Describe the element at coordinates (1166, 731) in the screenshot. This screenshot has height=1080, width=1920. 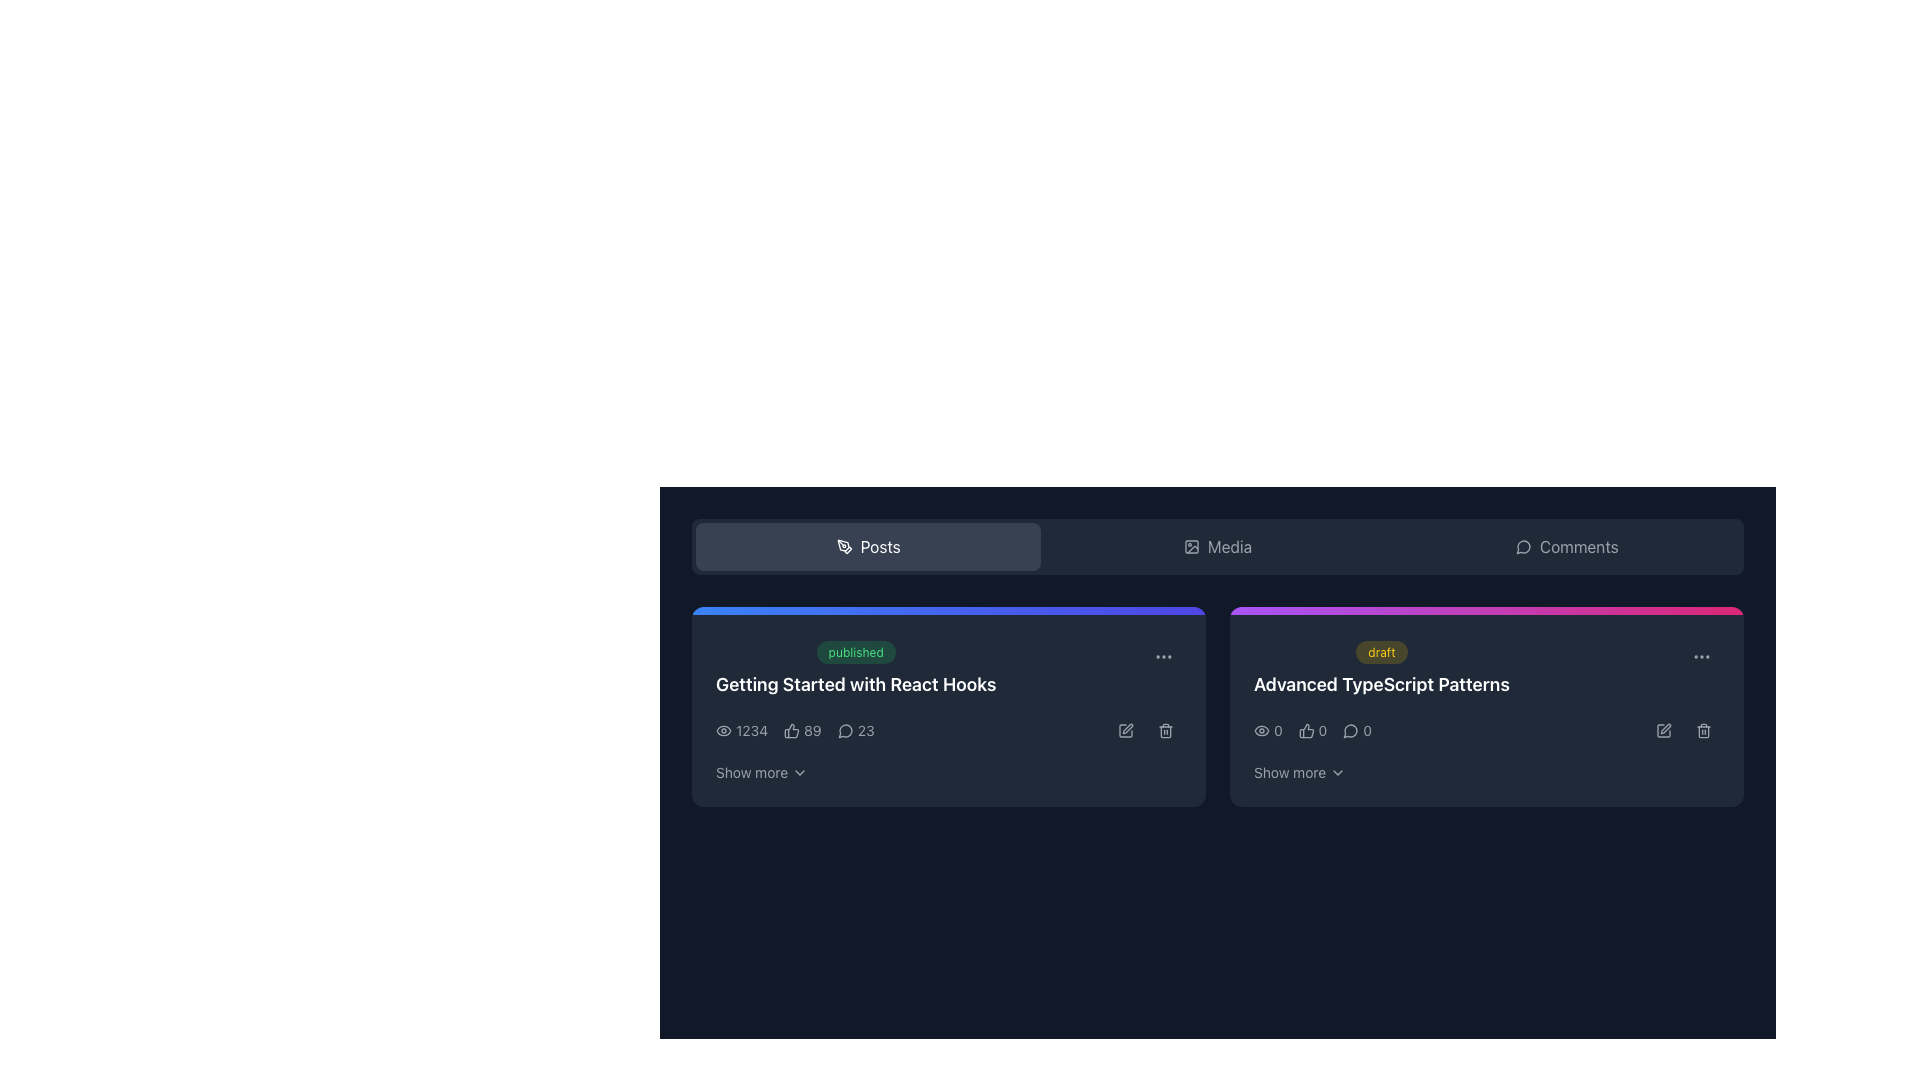
I see `the delete button located in the upper-right corner of the 'Getting Started with React Hooks' post card` at that location.